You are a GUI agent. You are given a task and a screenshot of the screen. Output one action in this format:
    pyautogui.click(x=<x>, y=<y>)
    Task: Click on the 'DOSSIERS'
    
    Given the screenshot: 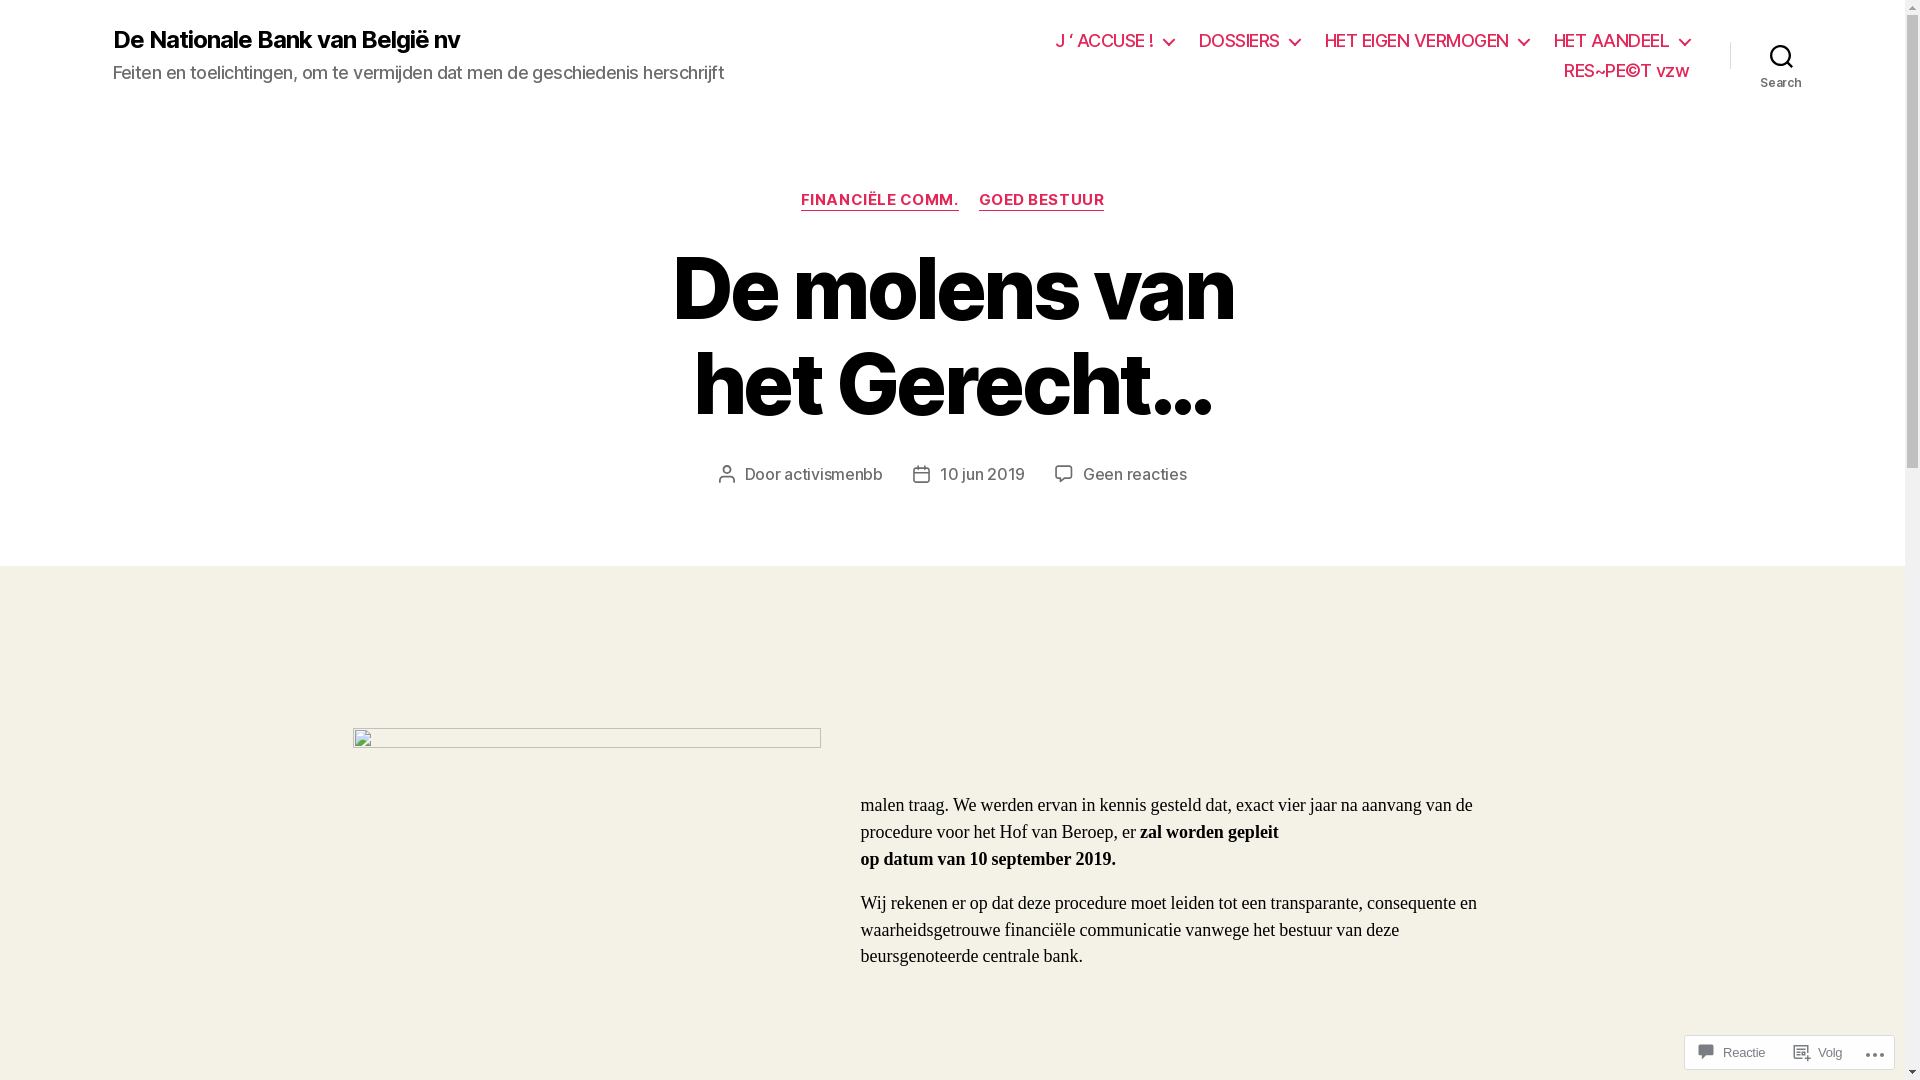 What is the action you would take?
    pyautogui.click(x=1248, y=41)
    